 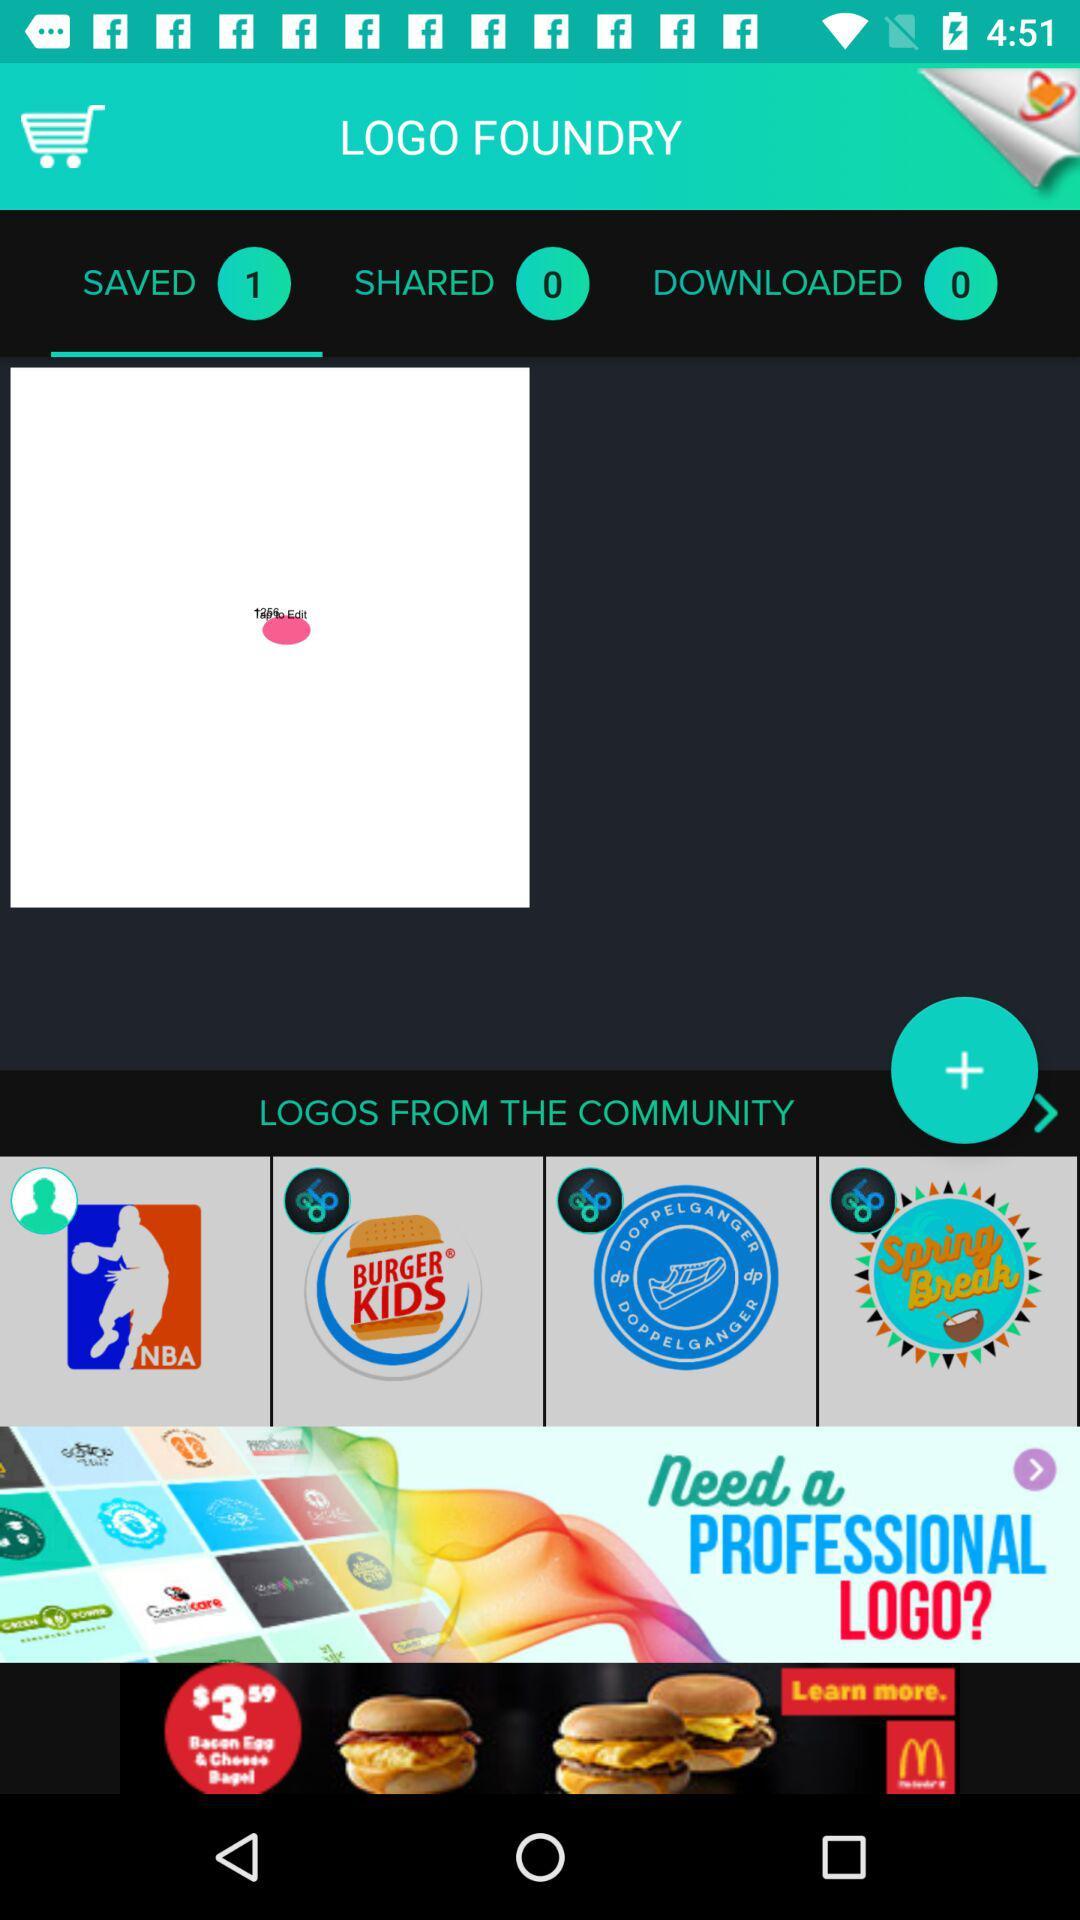 I want to click on advertisement 's website, so click(x=540, y=1727).